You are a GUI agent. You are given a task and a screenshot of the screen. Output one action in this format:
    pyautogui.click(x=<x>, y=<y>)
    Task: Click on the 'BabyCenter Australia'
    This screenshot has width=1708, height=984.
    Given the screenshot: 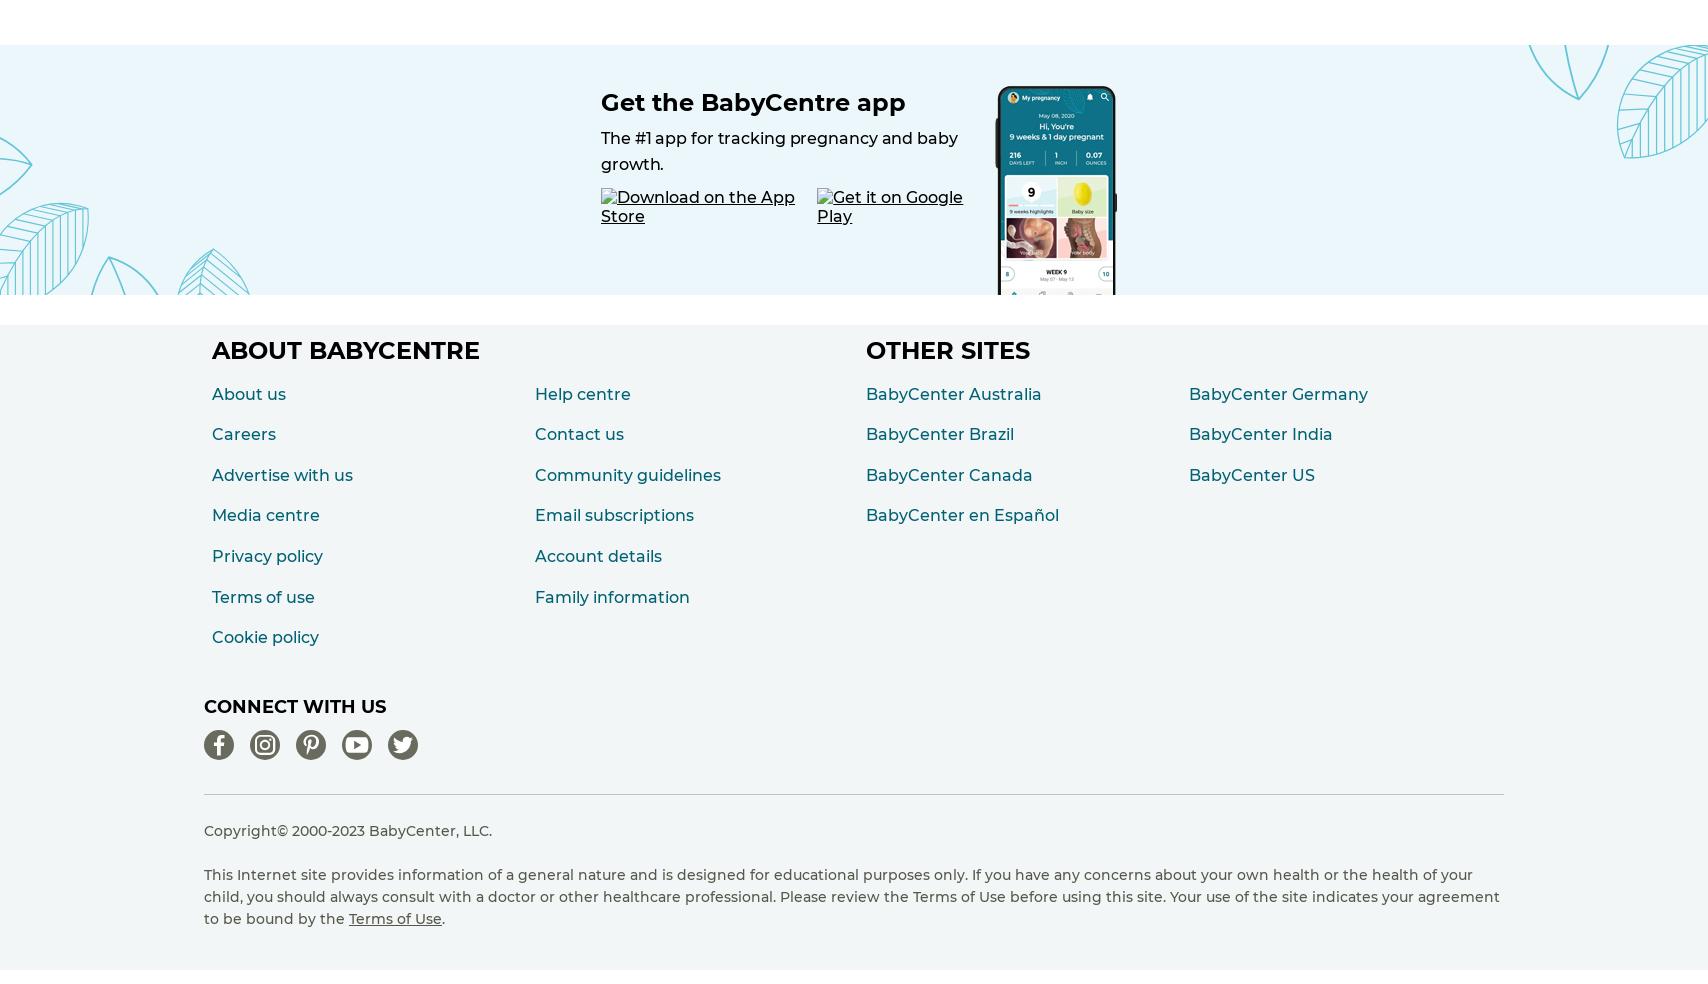 What is the action you would take?
    pyautogui.click(x=953, y=393)
    